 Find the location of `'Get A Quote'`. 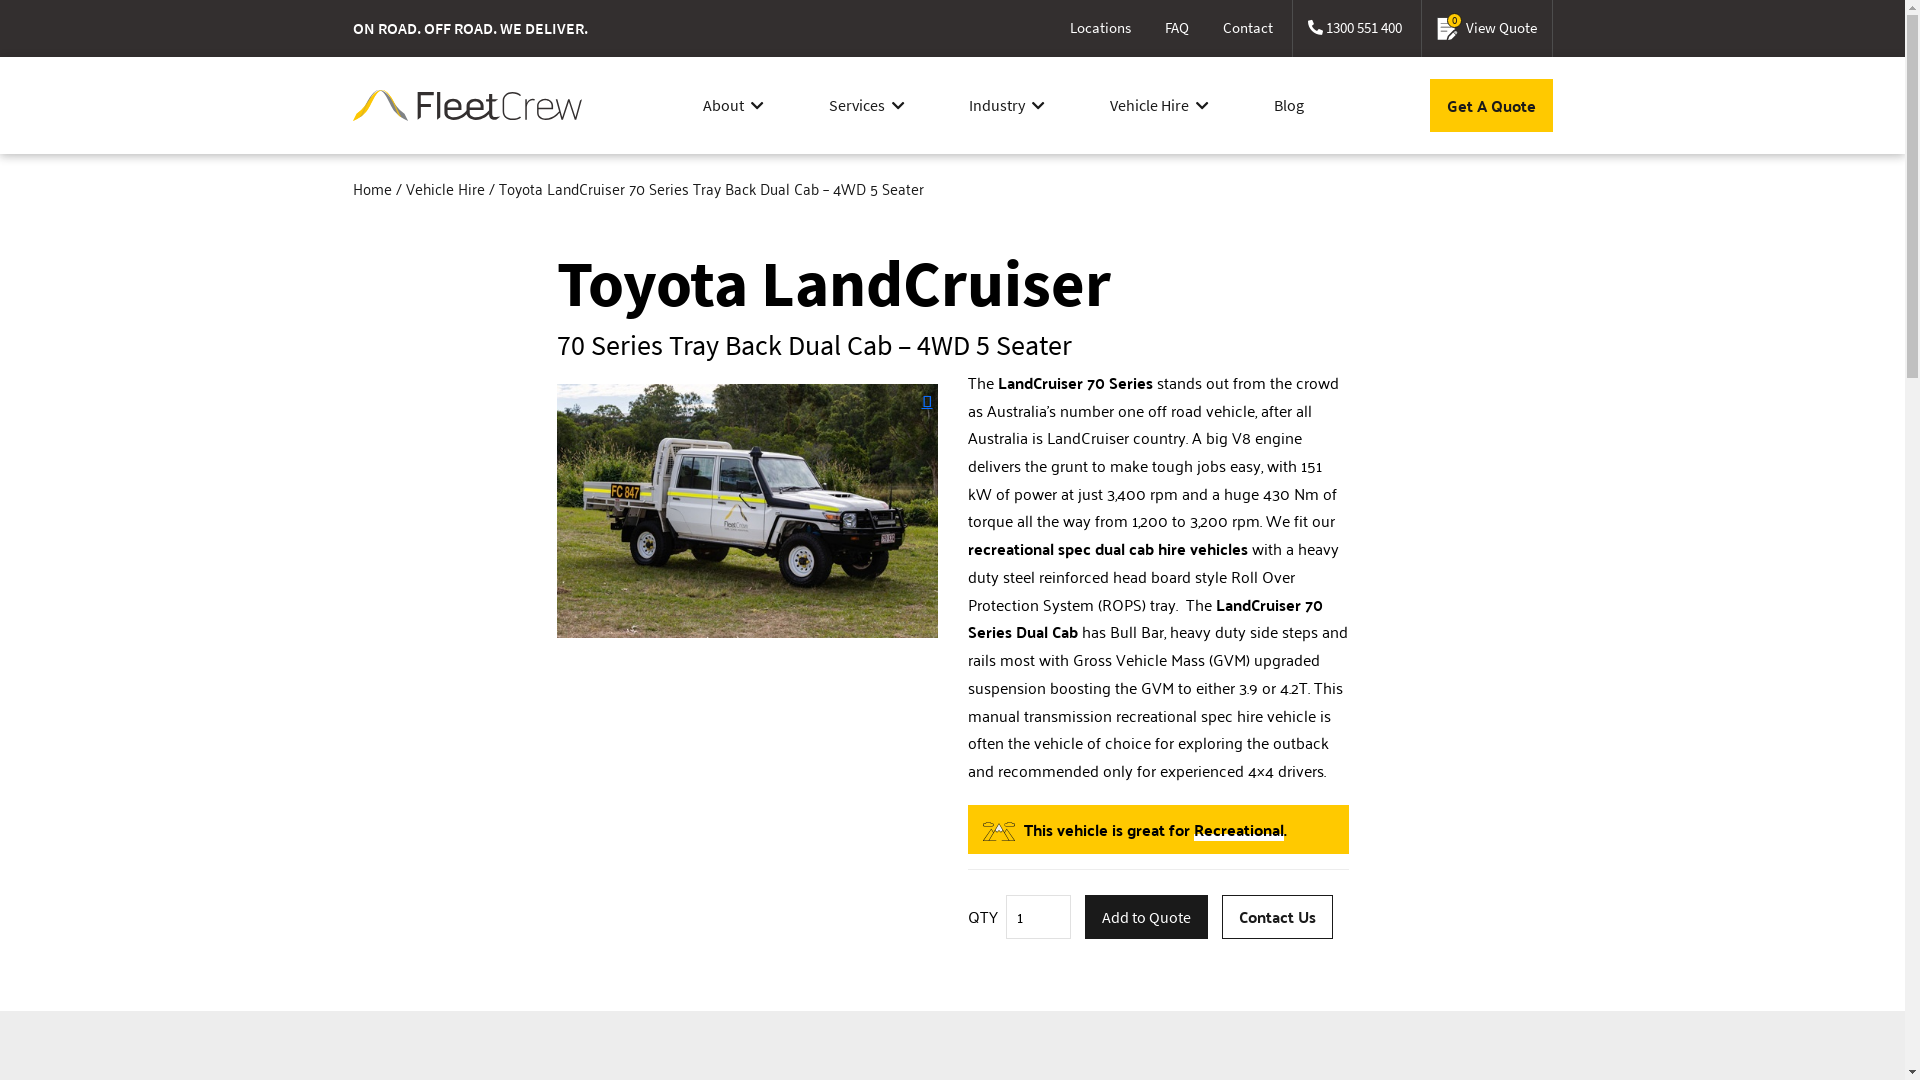

'Get A Quote' is located at coordinates (1491, 105).